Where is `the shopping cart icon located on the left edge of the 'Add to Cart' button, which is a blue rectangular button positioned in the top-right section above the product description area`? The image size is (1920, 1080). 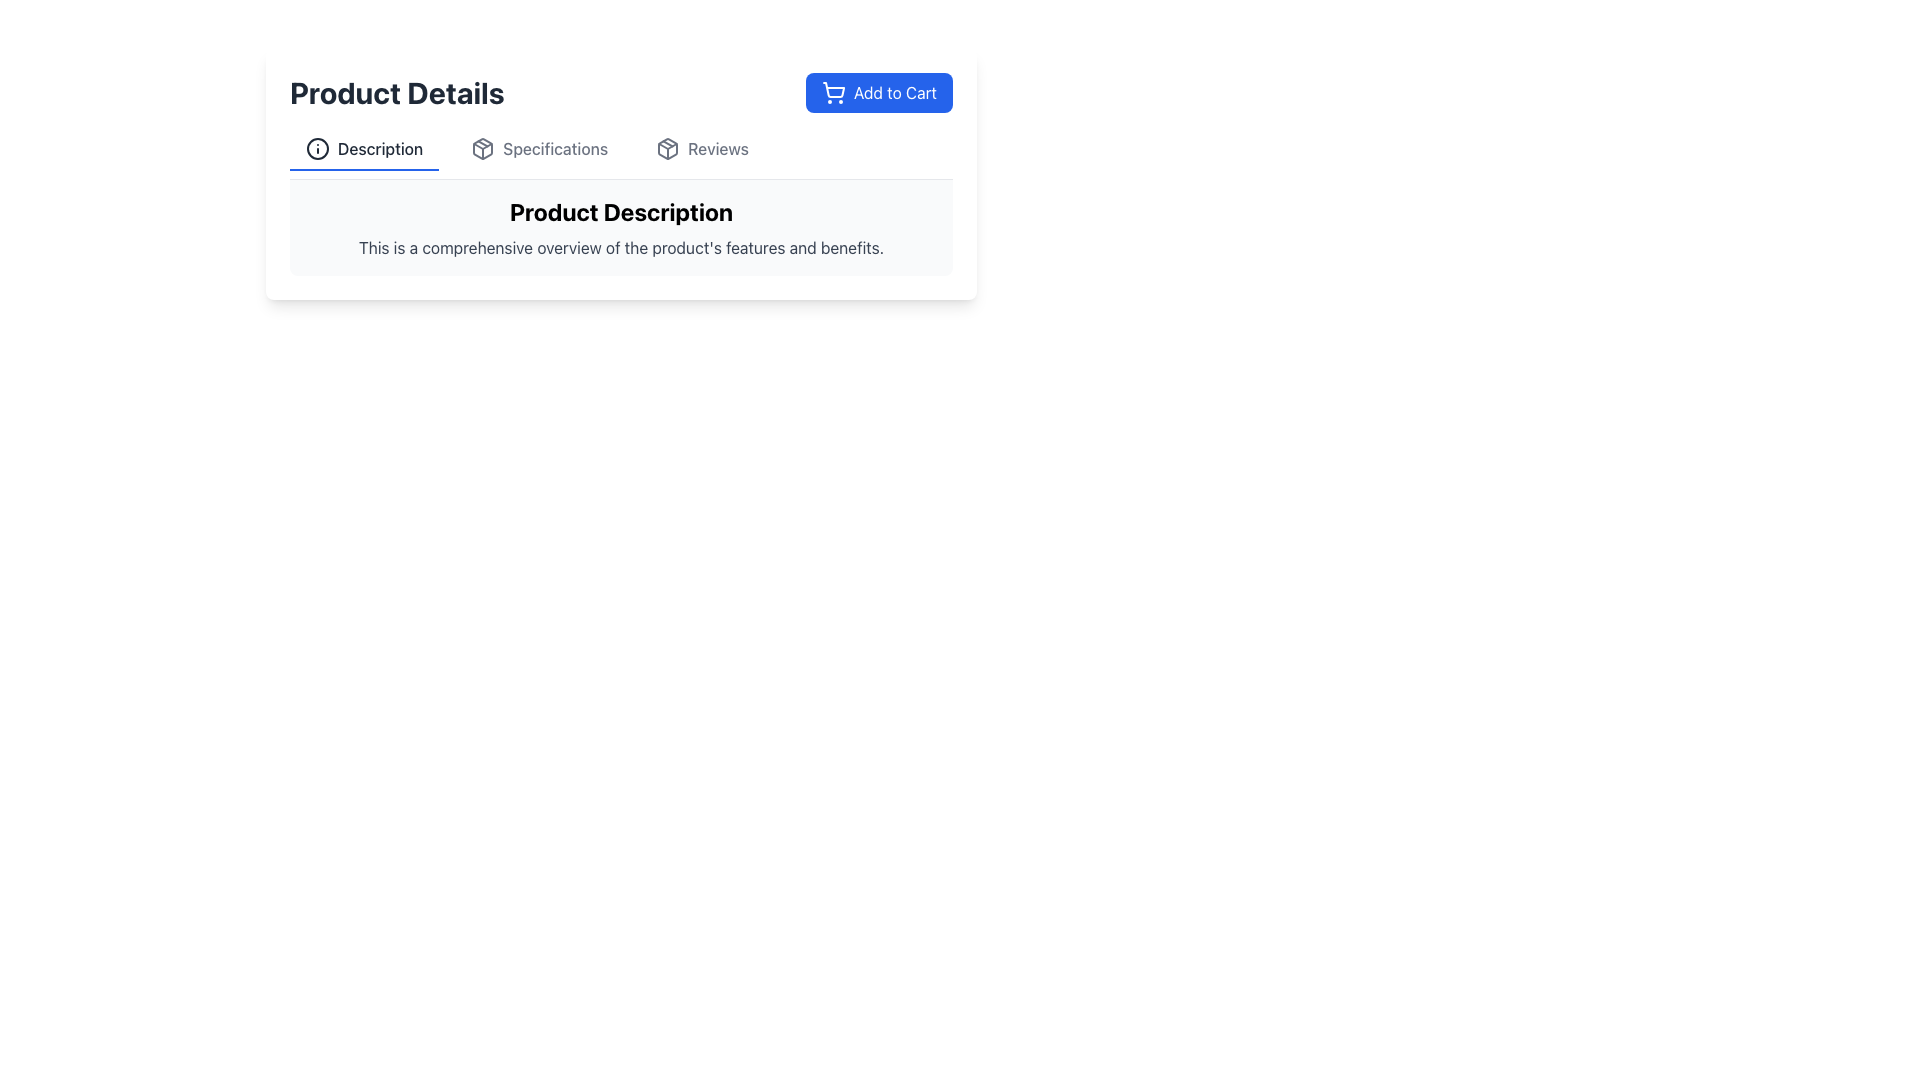 the shopping cart icon located on the left edge of the 'Add to Cart' button, which is a blue rectangular button positioned in the top-right section above the product description area is located at coordinates (834, 92).